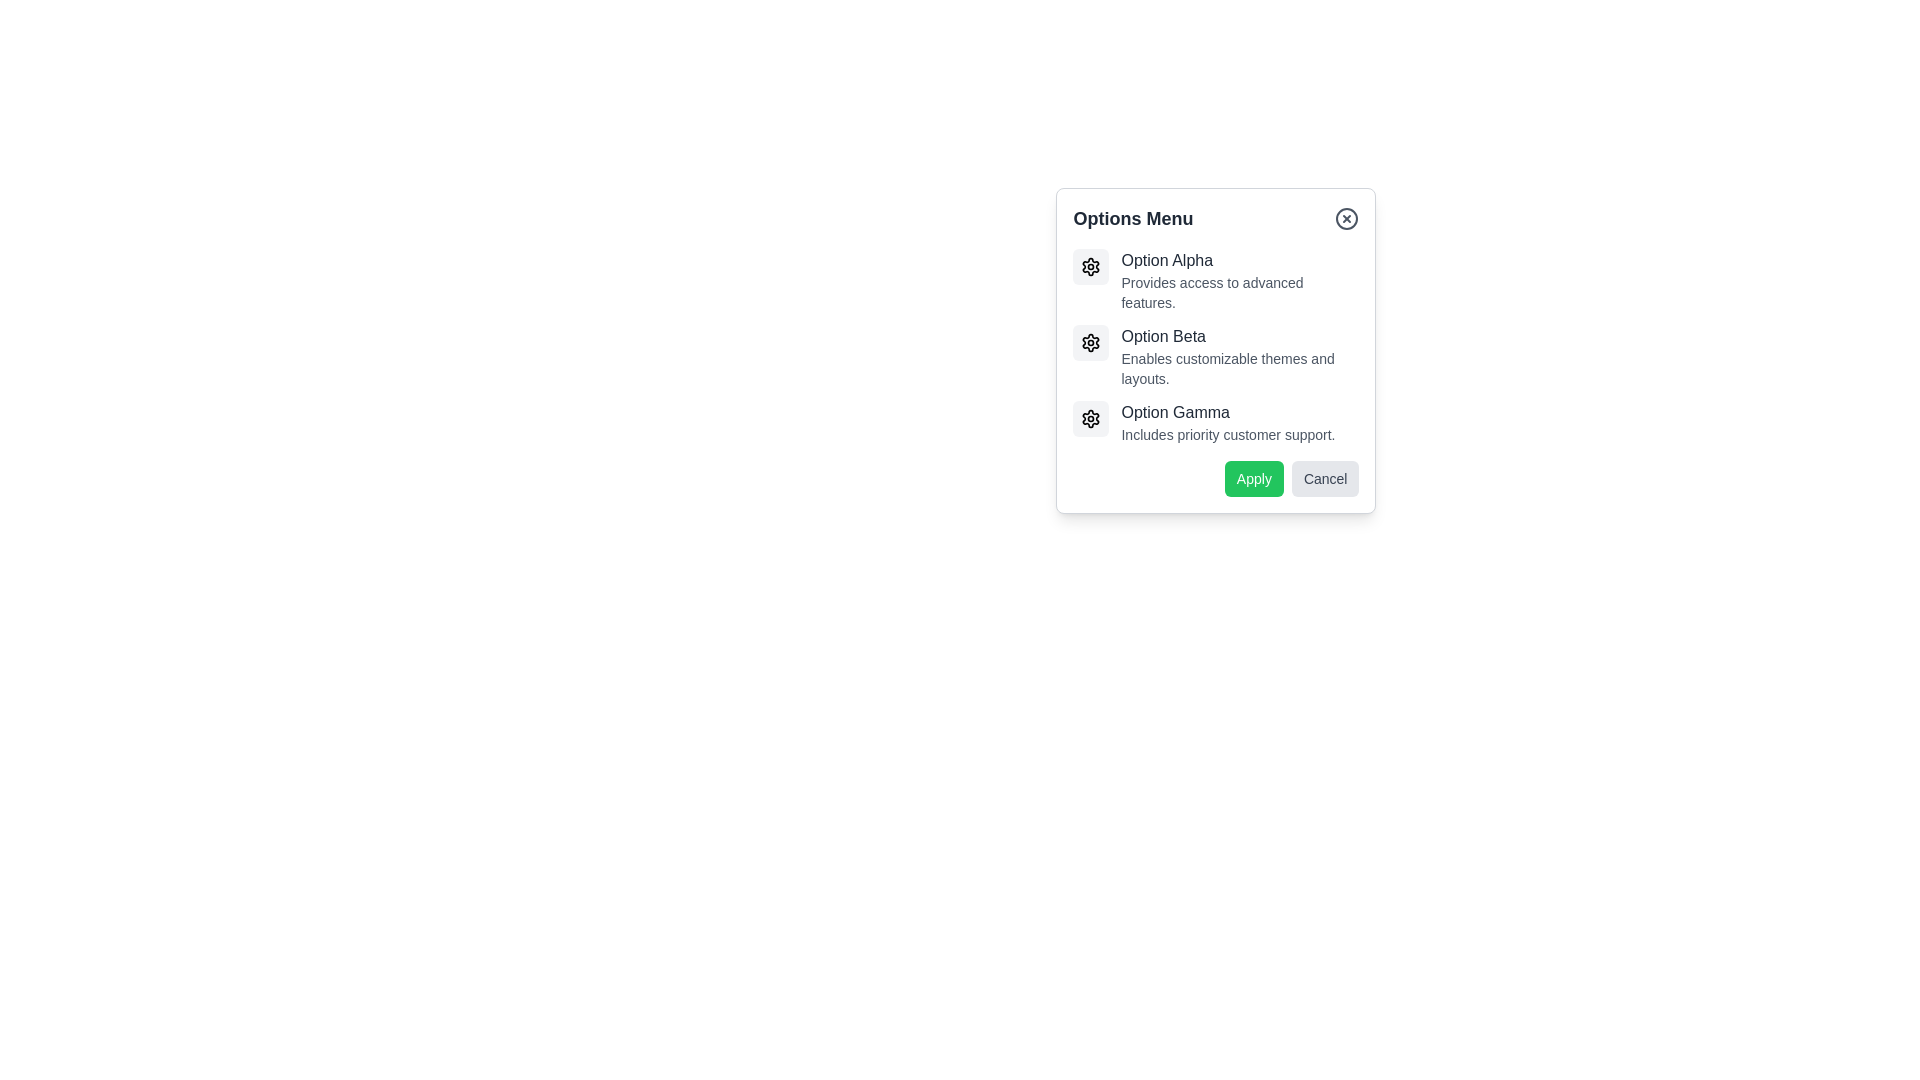 This screenshot has width=1920, height=1080. Describe the element at coordinates (1215, 422) in the screenshot. I see `the selectable list item that describes the 'Option Gamma' feature with priority customer support, located in the vertical list of options within the modal interface` at that location.